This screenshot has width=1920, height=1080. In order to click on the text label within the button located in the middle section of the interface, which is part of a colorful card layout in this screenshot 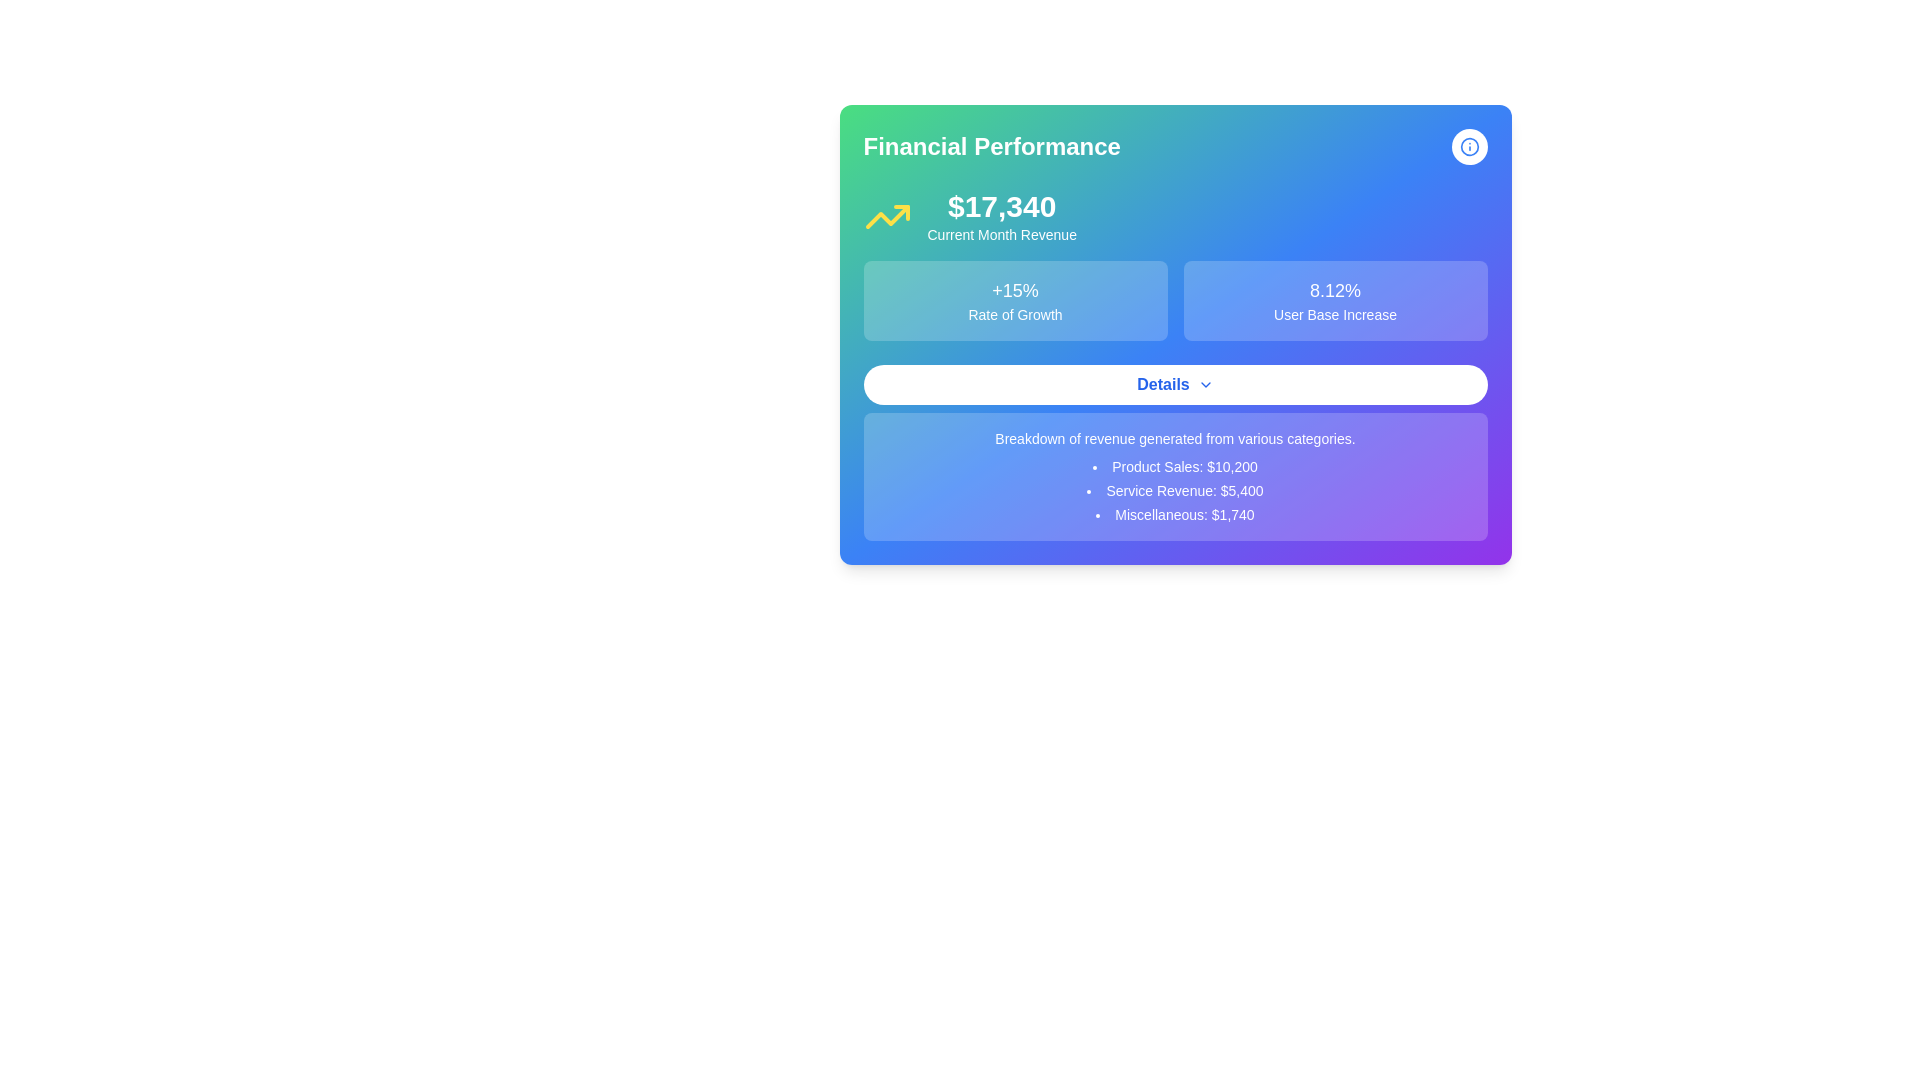, I will do `click(1163, 385)`.